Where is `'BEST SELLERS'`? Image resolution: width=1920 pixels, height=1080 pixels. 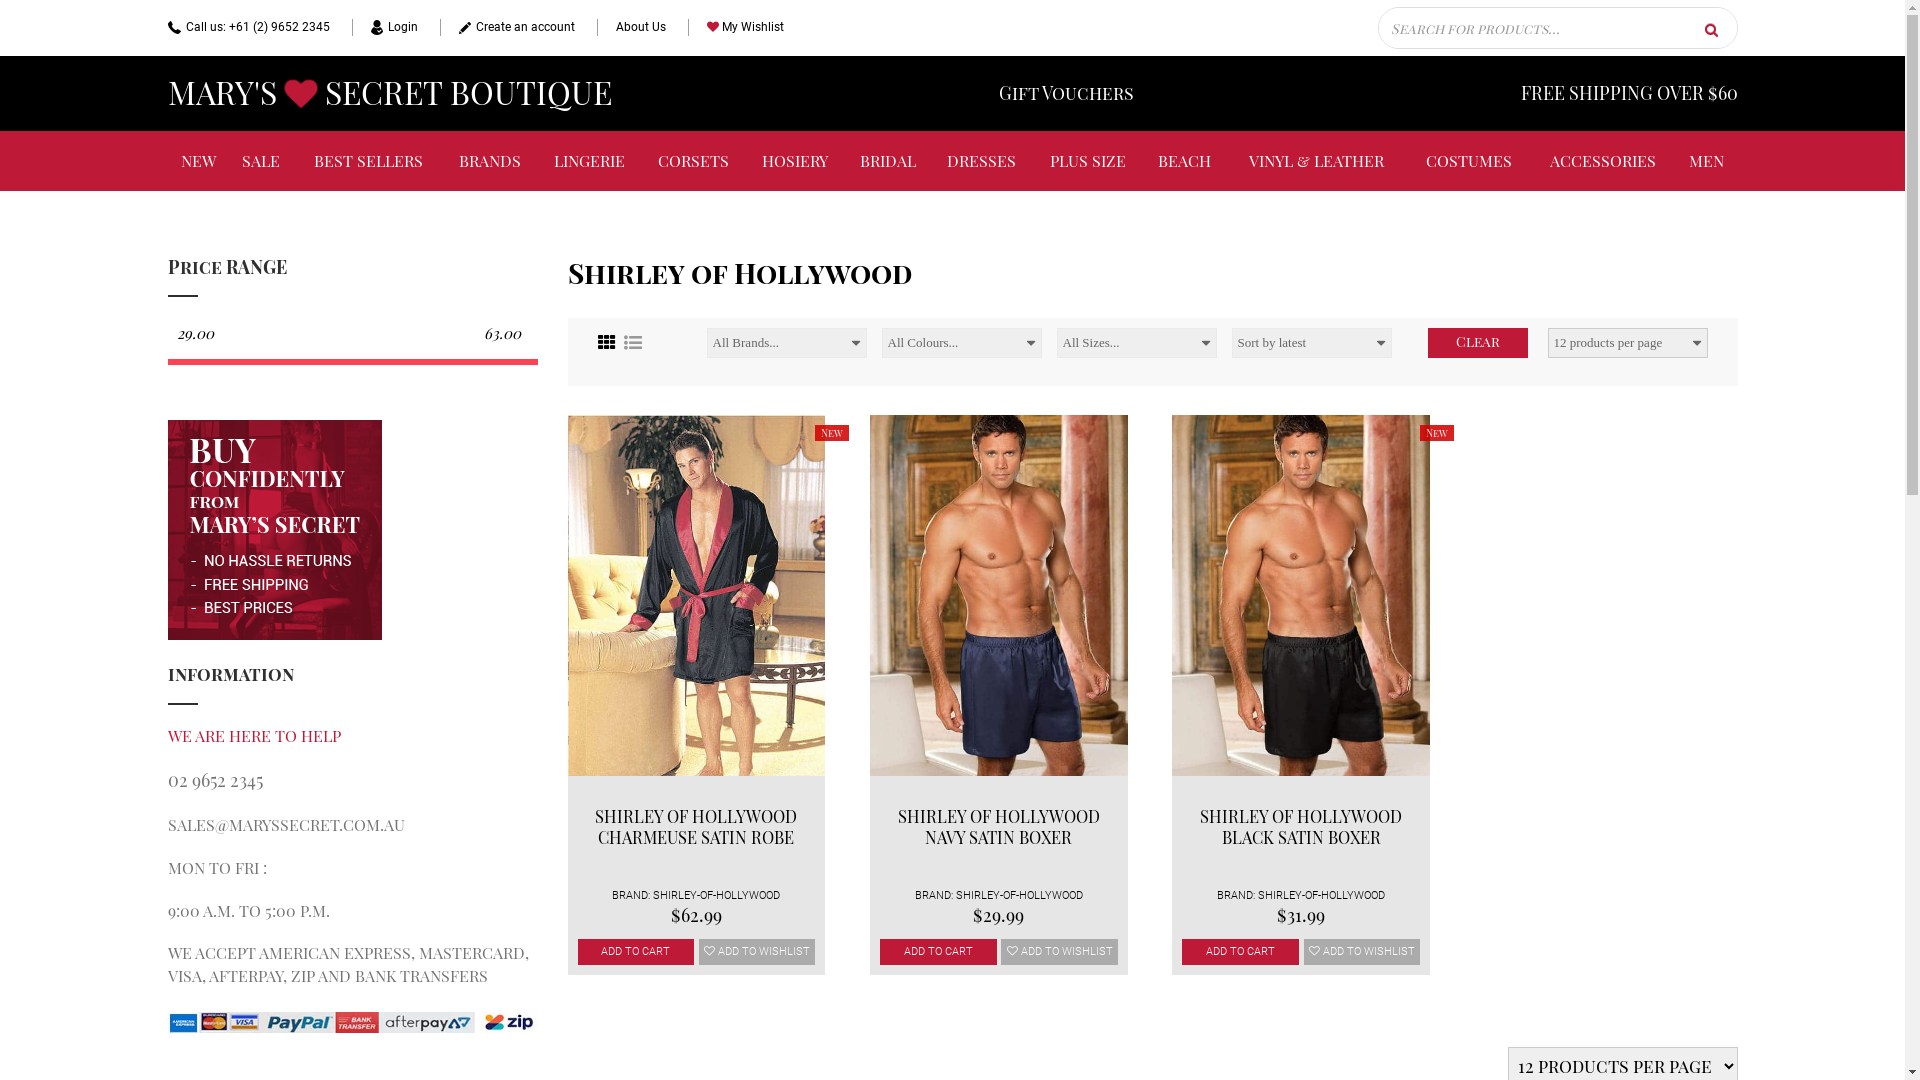
'BEST SELLERS' is located at coordinates (369, 160).